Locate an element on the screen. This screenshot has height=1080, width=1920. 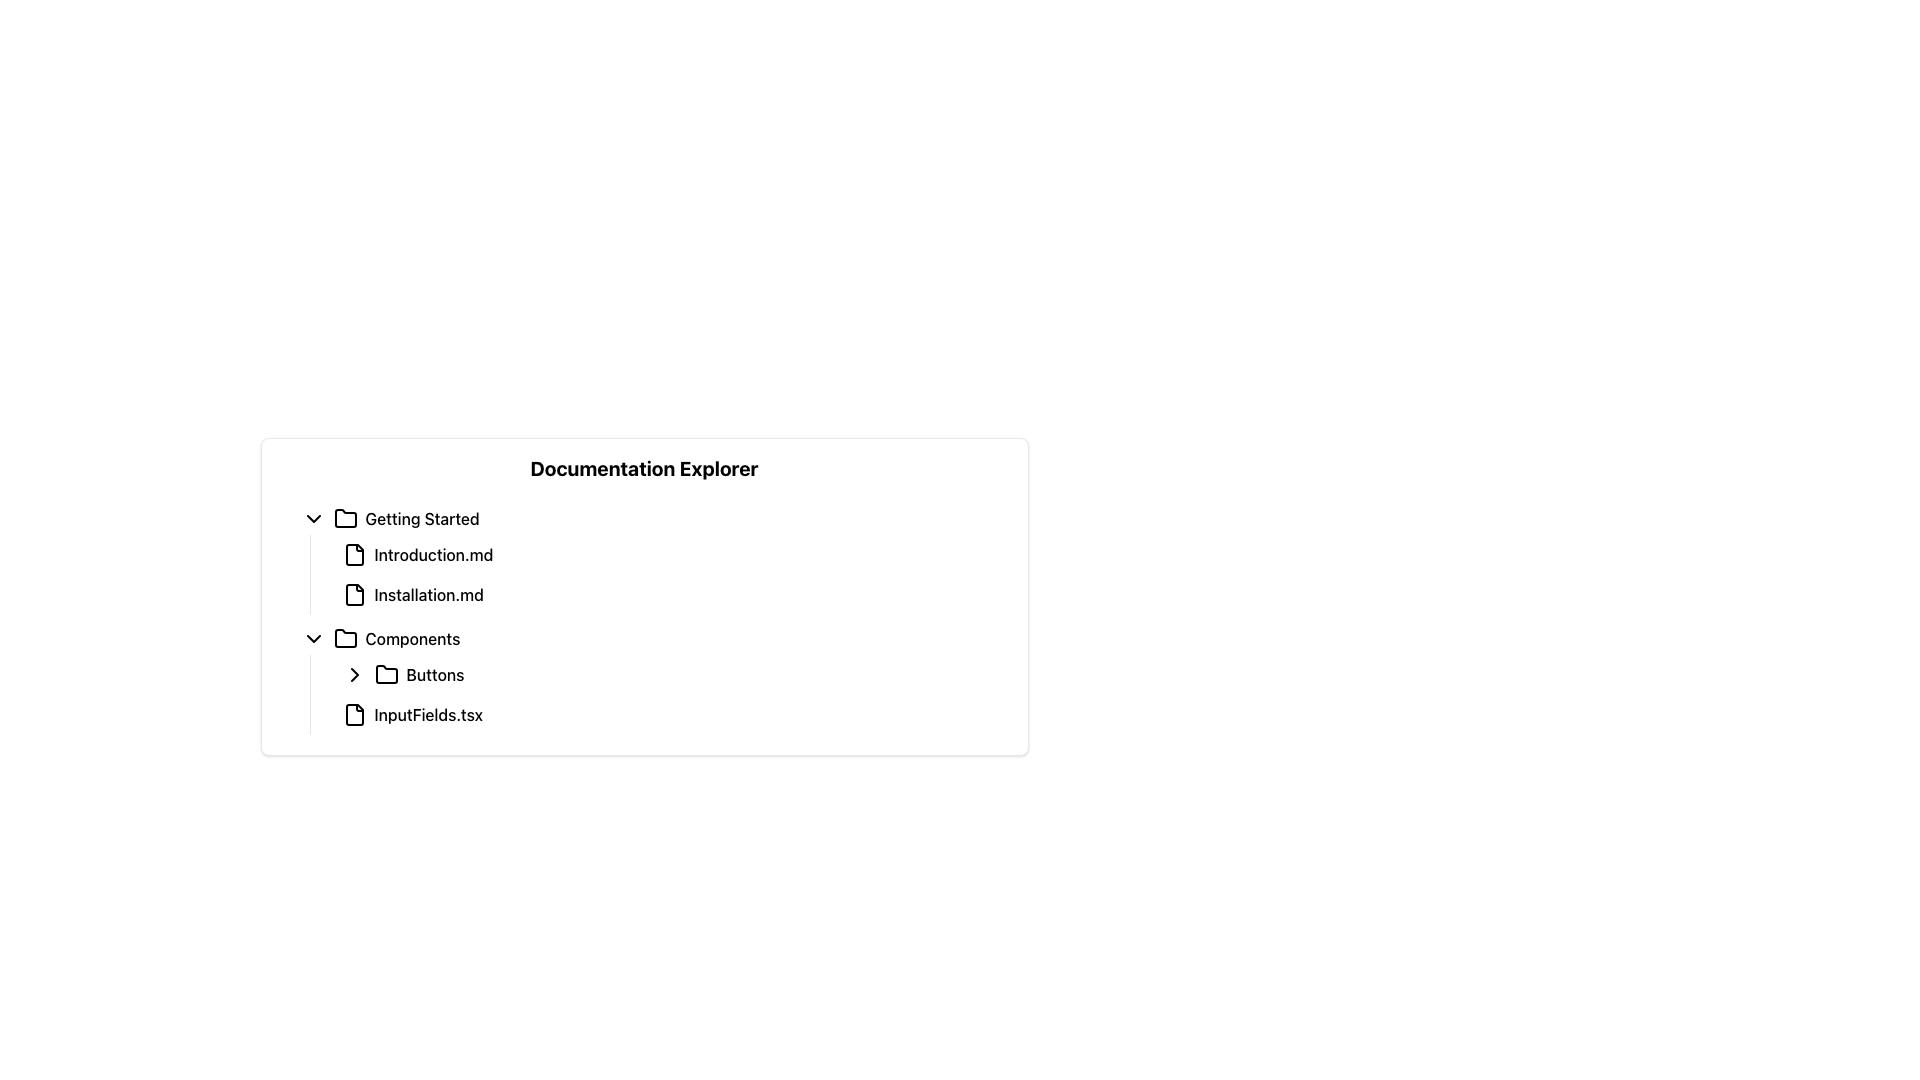
the right-pointing chevron icon in the 'Buttons' folder within the 'Components' section is located at coordinates (354, 675).